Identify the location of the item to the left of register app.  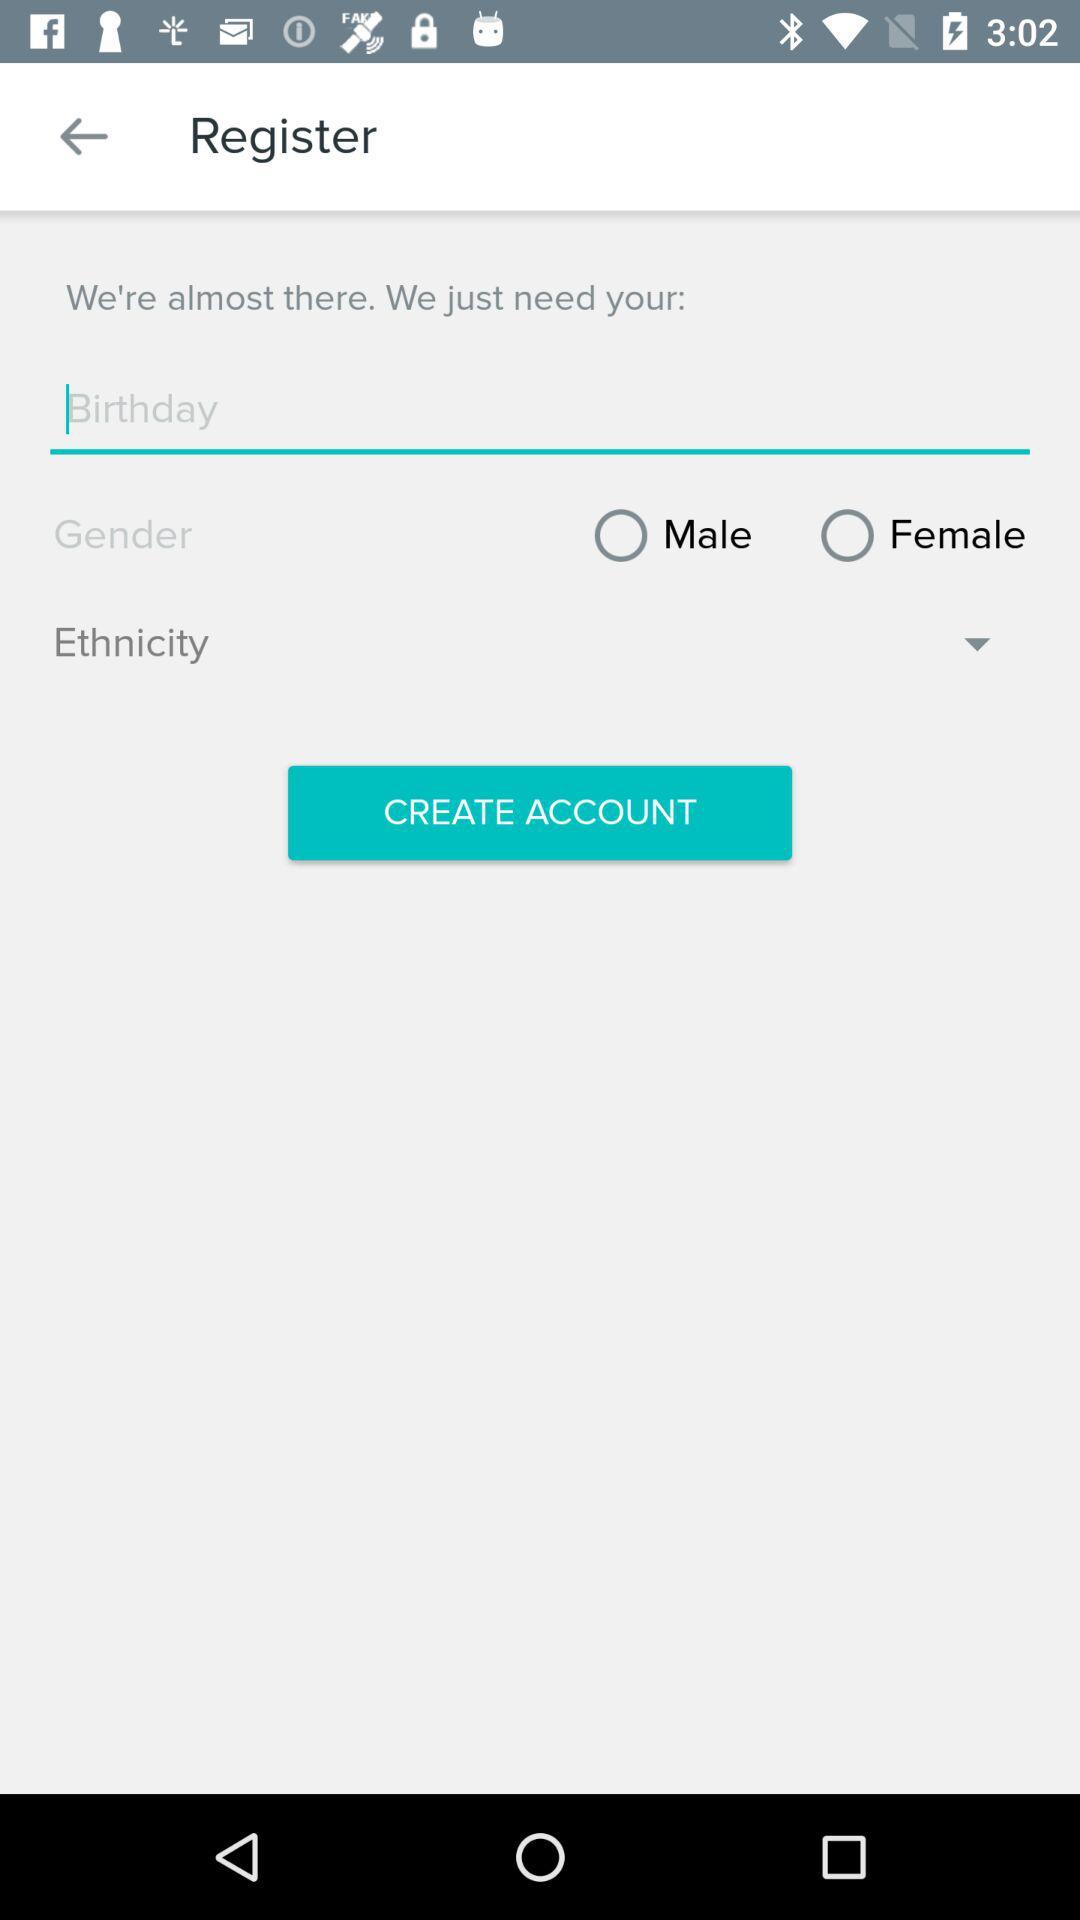
(83, 135).